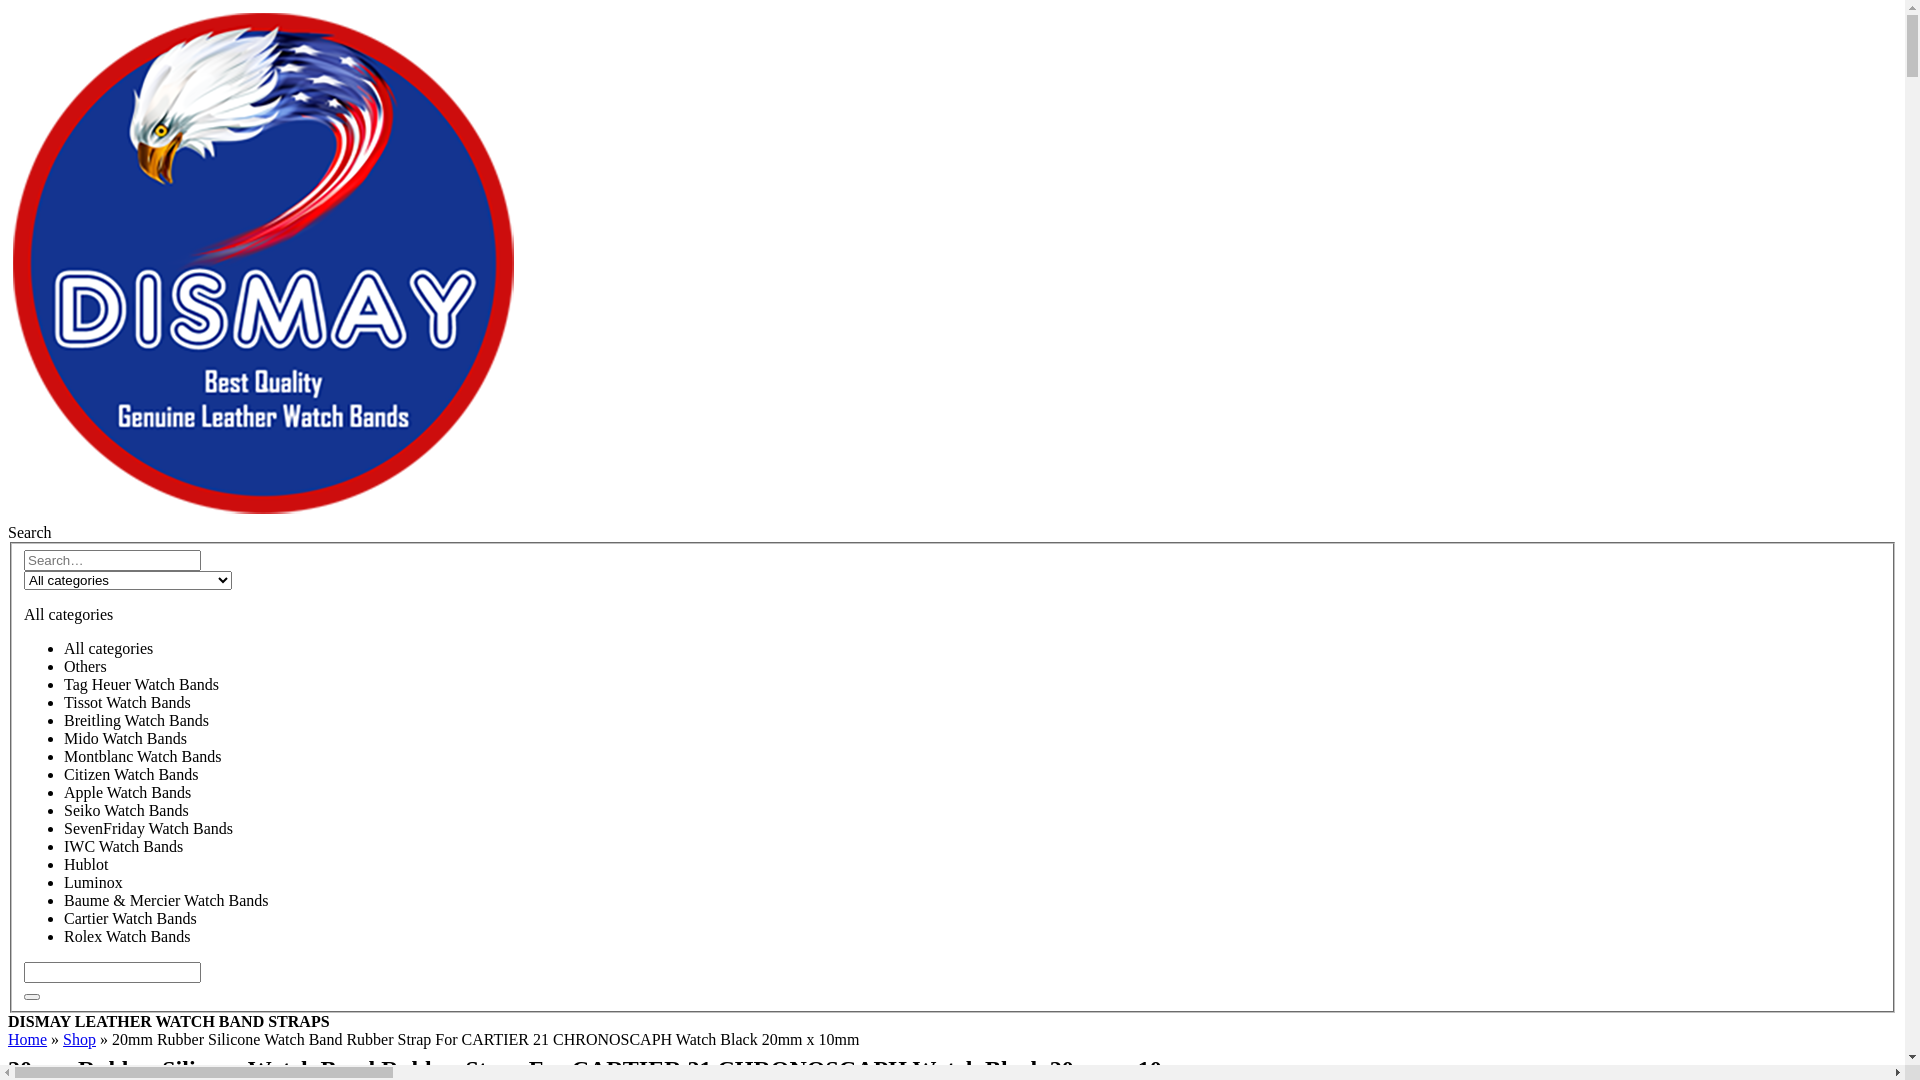 The height and width of the screenshot is (1080, 1920). I want to click on 'Search', so click(24, 996).